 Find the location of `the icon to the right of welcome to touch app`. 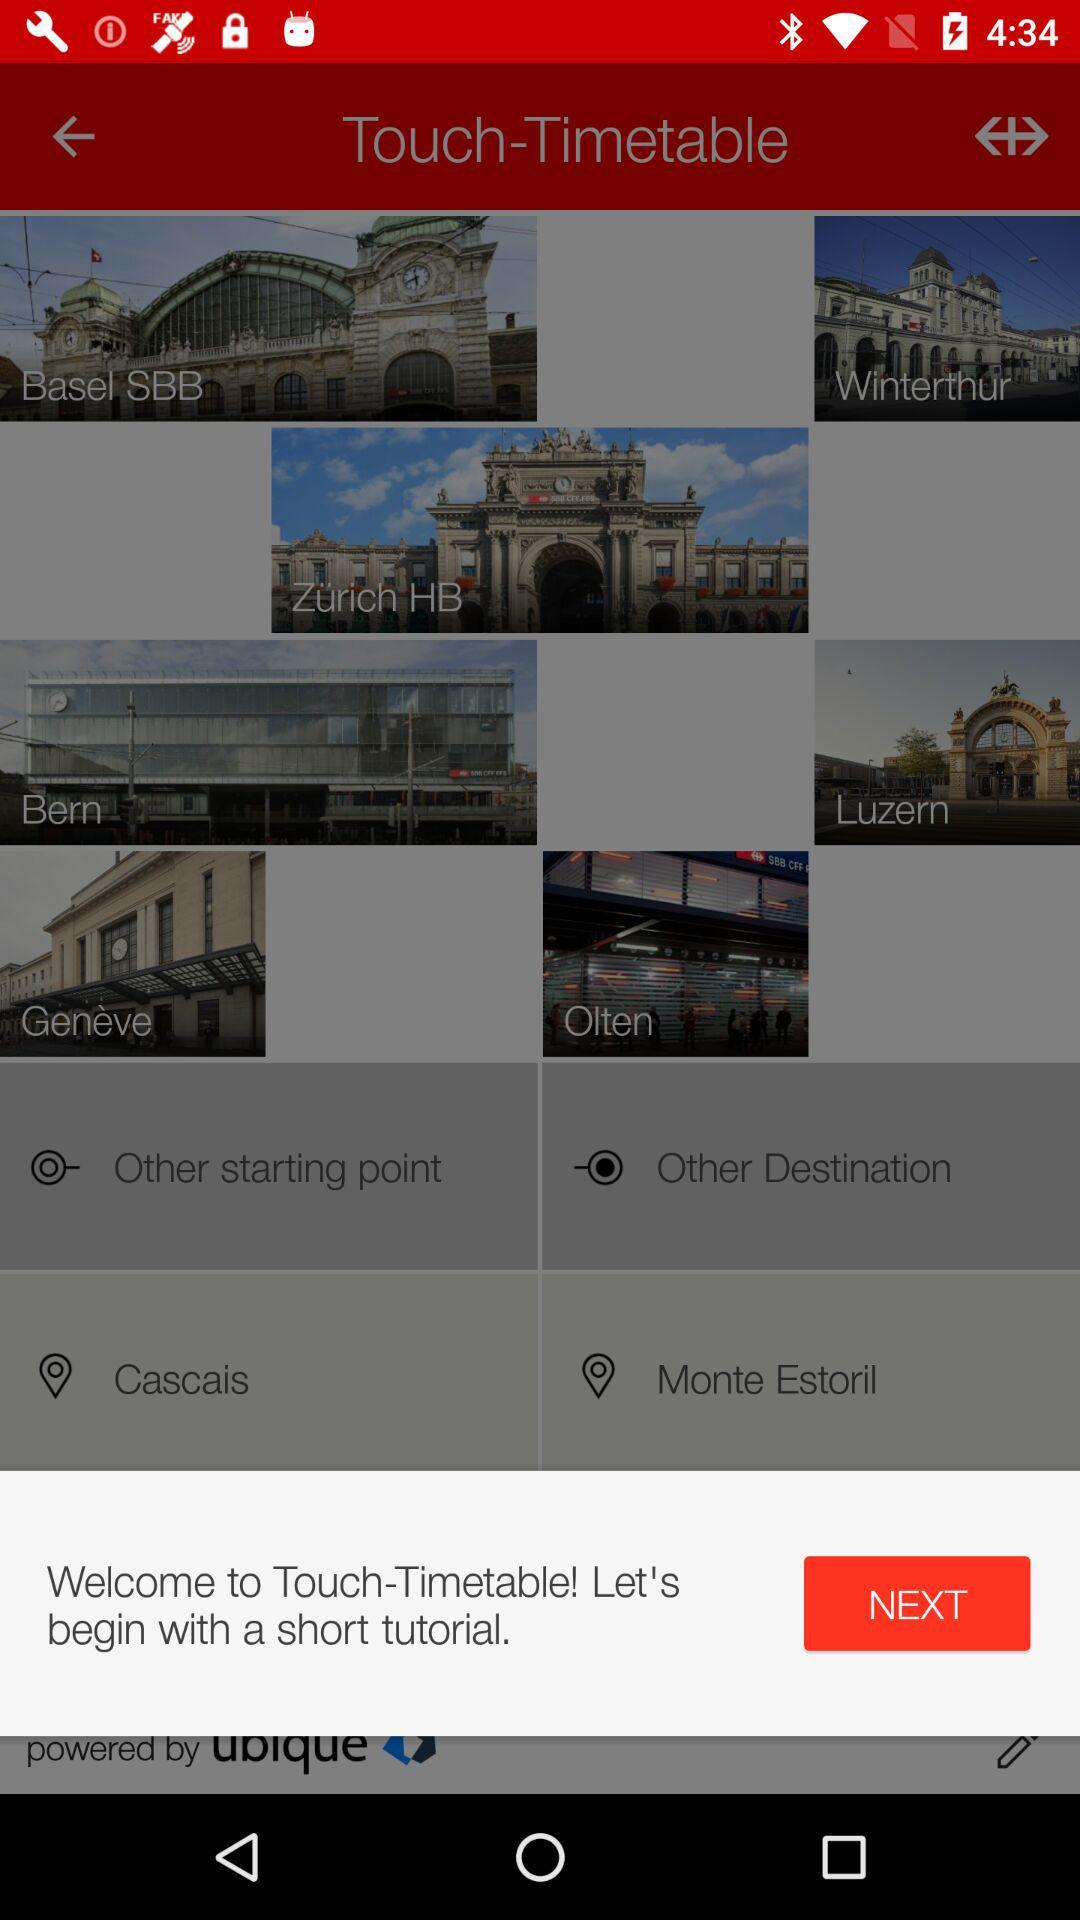

the icon to the right of welcome to touch app is located at coordinates (917, 1603).